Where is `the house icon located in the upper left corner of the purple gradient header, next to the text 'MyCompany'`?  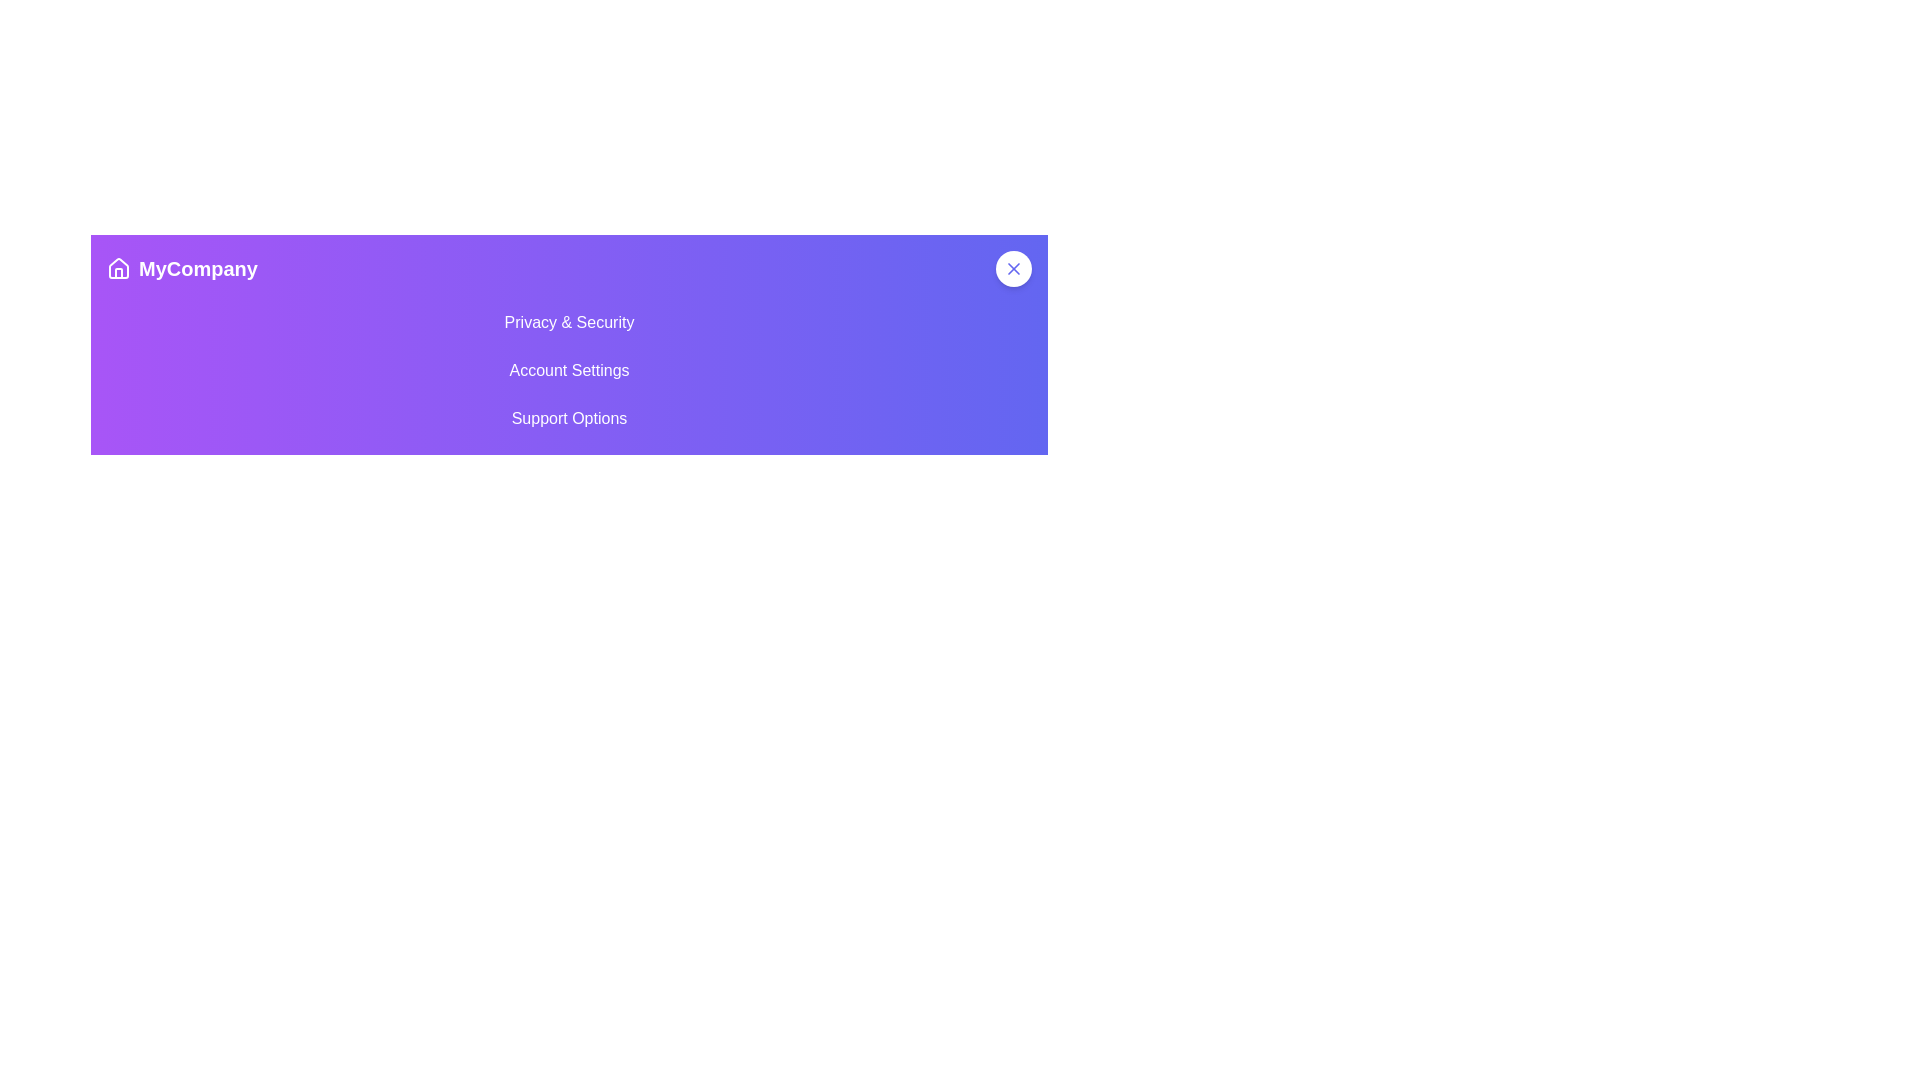
the house icon located in the upper left corner of the purple gradient header, next to the text 'MyCompany' is located at coordinates (118, 266).